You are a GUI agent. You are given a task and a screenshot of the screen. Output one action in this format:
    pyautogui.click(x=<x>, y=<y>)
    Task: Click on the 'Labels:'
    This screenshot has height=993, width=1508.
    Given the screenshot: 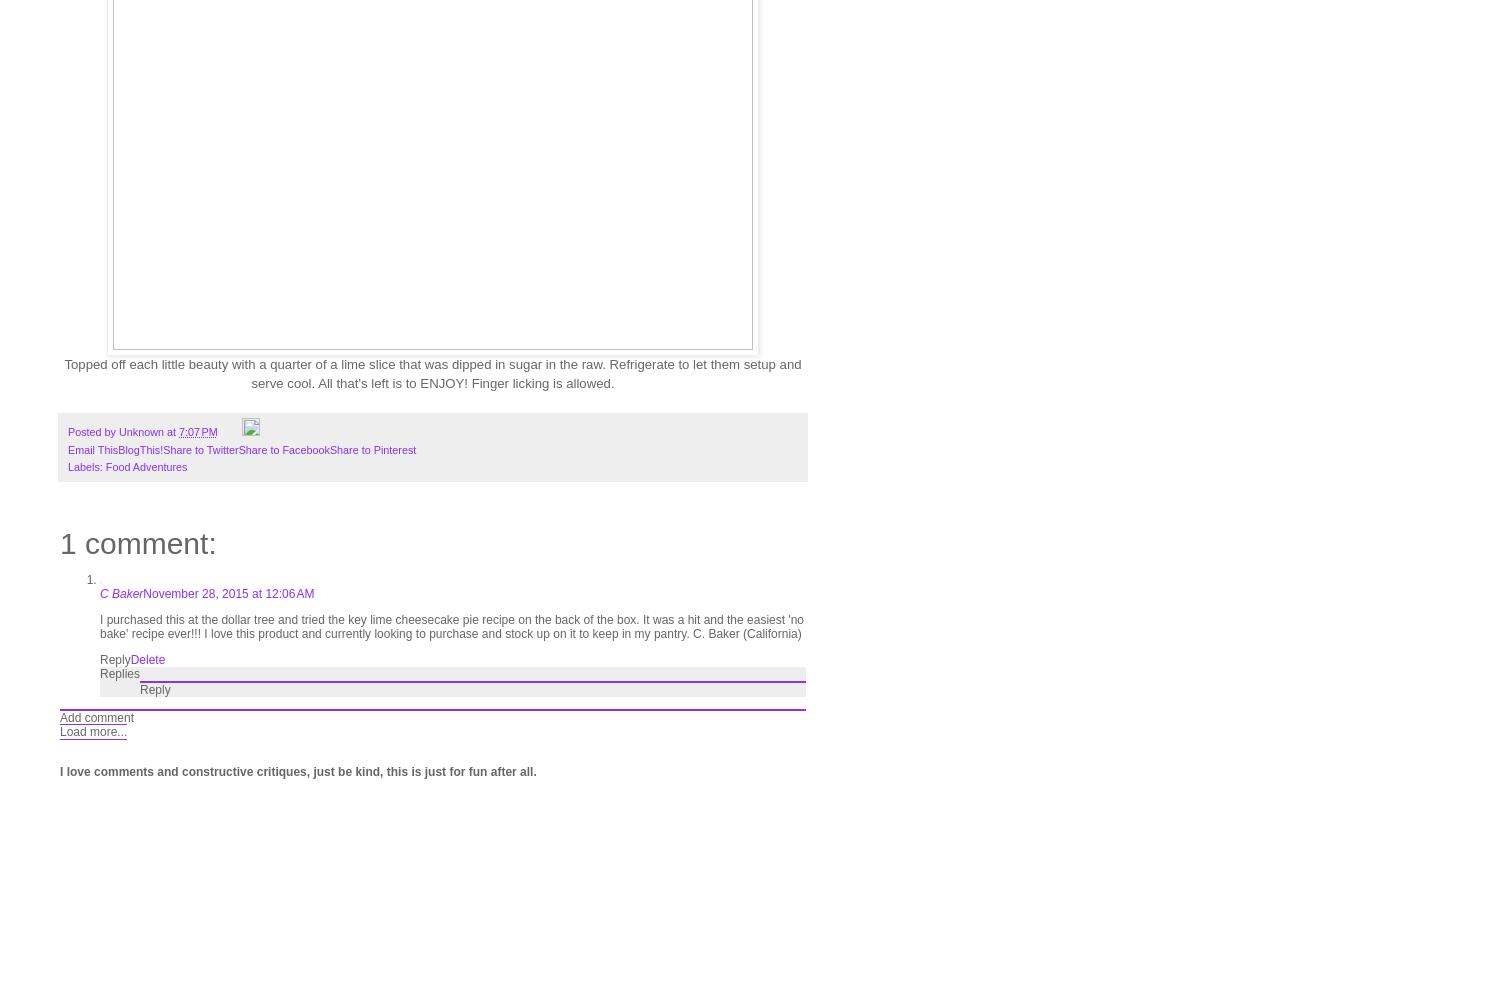 What is the action you would take?
    pyautogui.click(x=86, y=465)
    